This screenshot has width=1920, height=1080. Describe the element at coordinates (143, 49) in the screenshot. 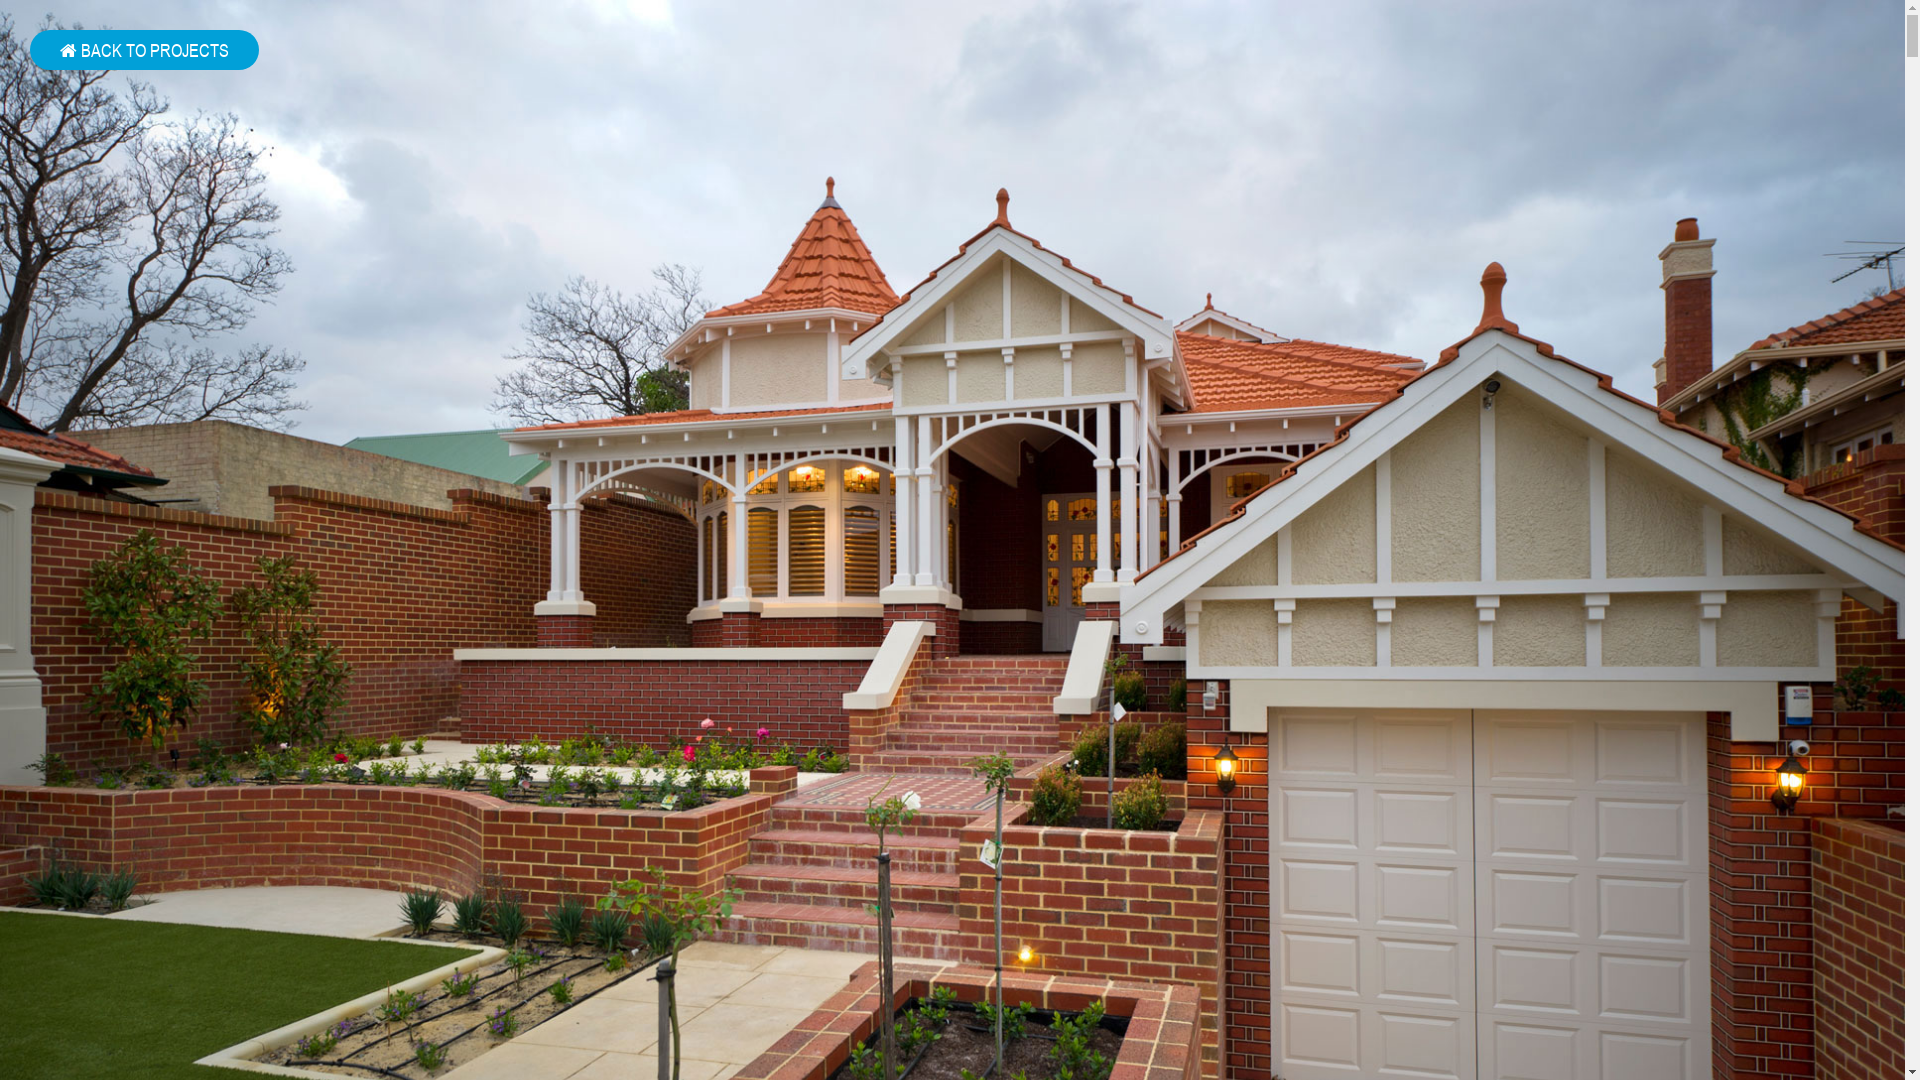

I see `'BACK TO PROJECTS'` at that location.